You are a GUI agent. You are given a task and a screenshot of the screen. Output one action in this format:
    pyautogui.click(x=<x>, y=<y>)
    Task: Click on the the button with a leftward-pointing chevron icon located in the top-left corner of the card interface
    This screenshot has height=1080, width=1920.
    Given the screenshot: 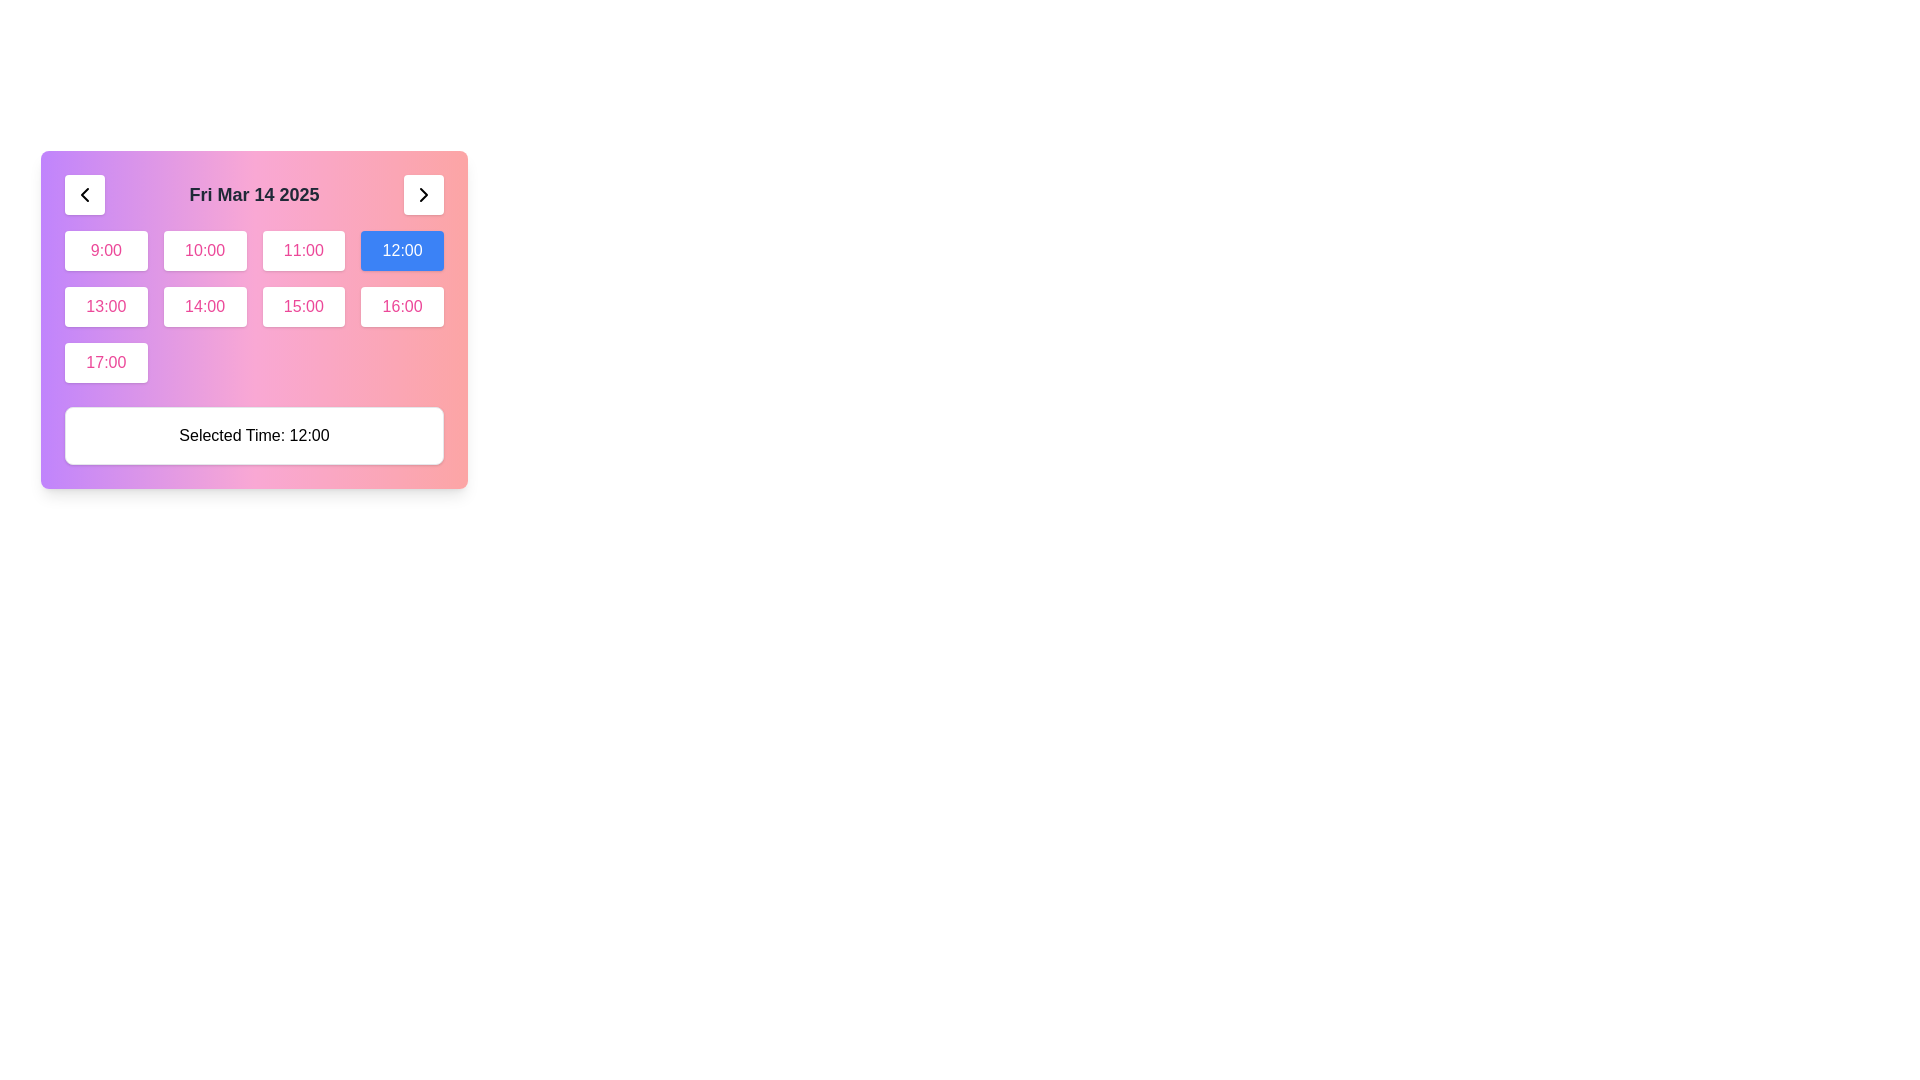 What is the action you would take?
    pyautogui.click(x=84, y=195)
    